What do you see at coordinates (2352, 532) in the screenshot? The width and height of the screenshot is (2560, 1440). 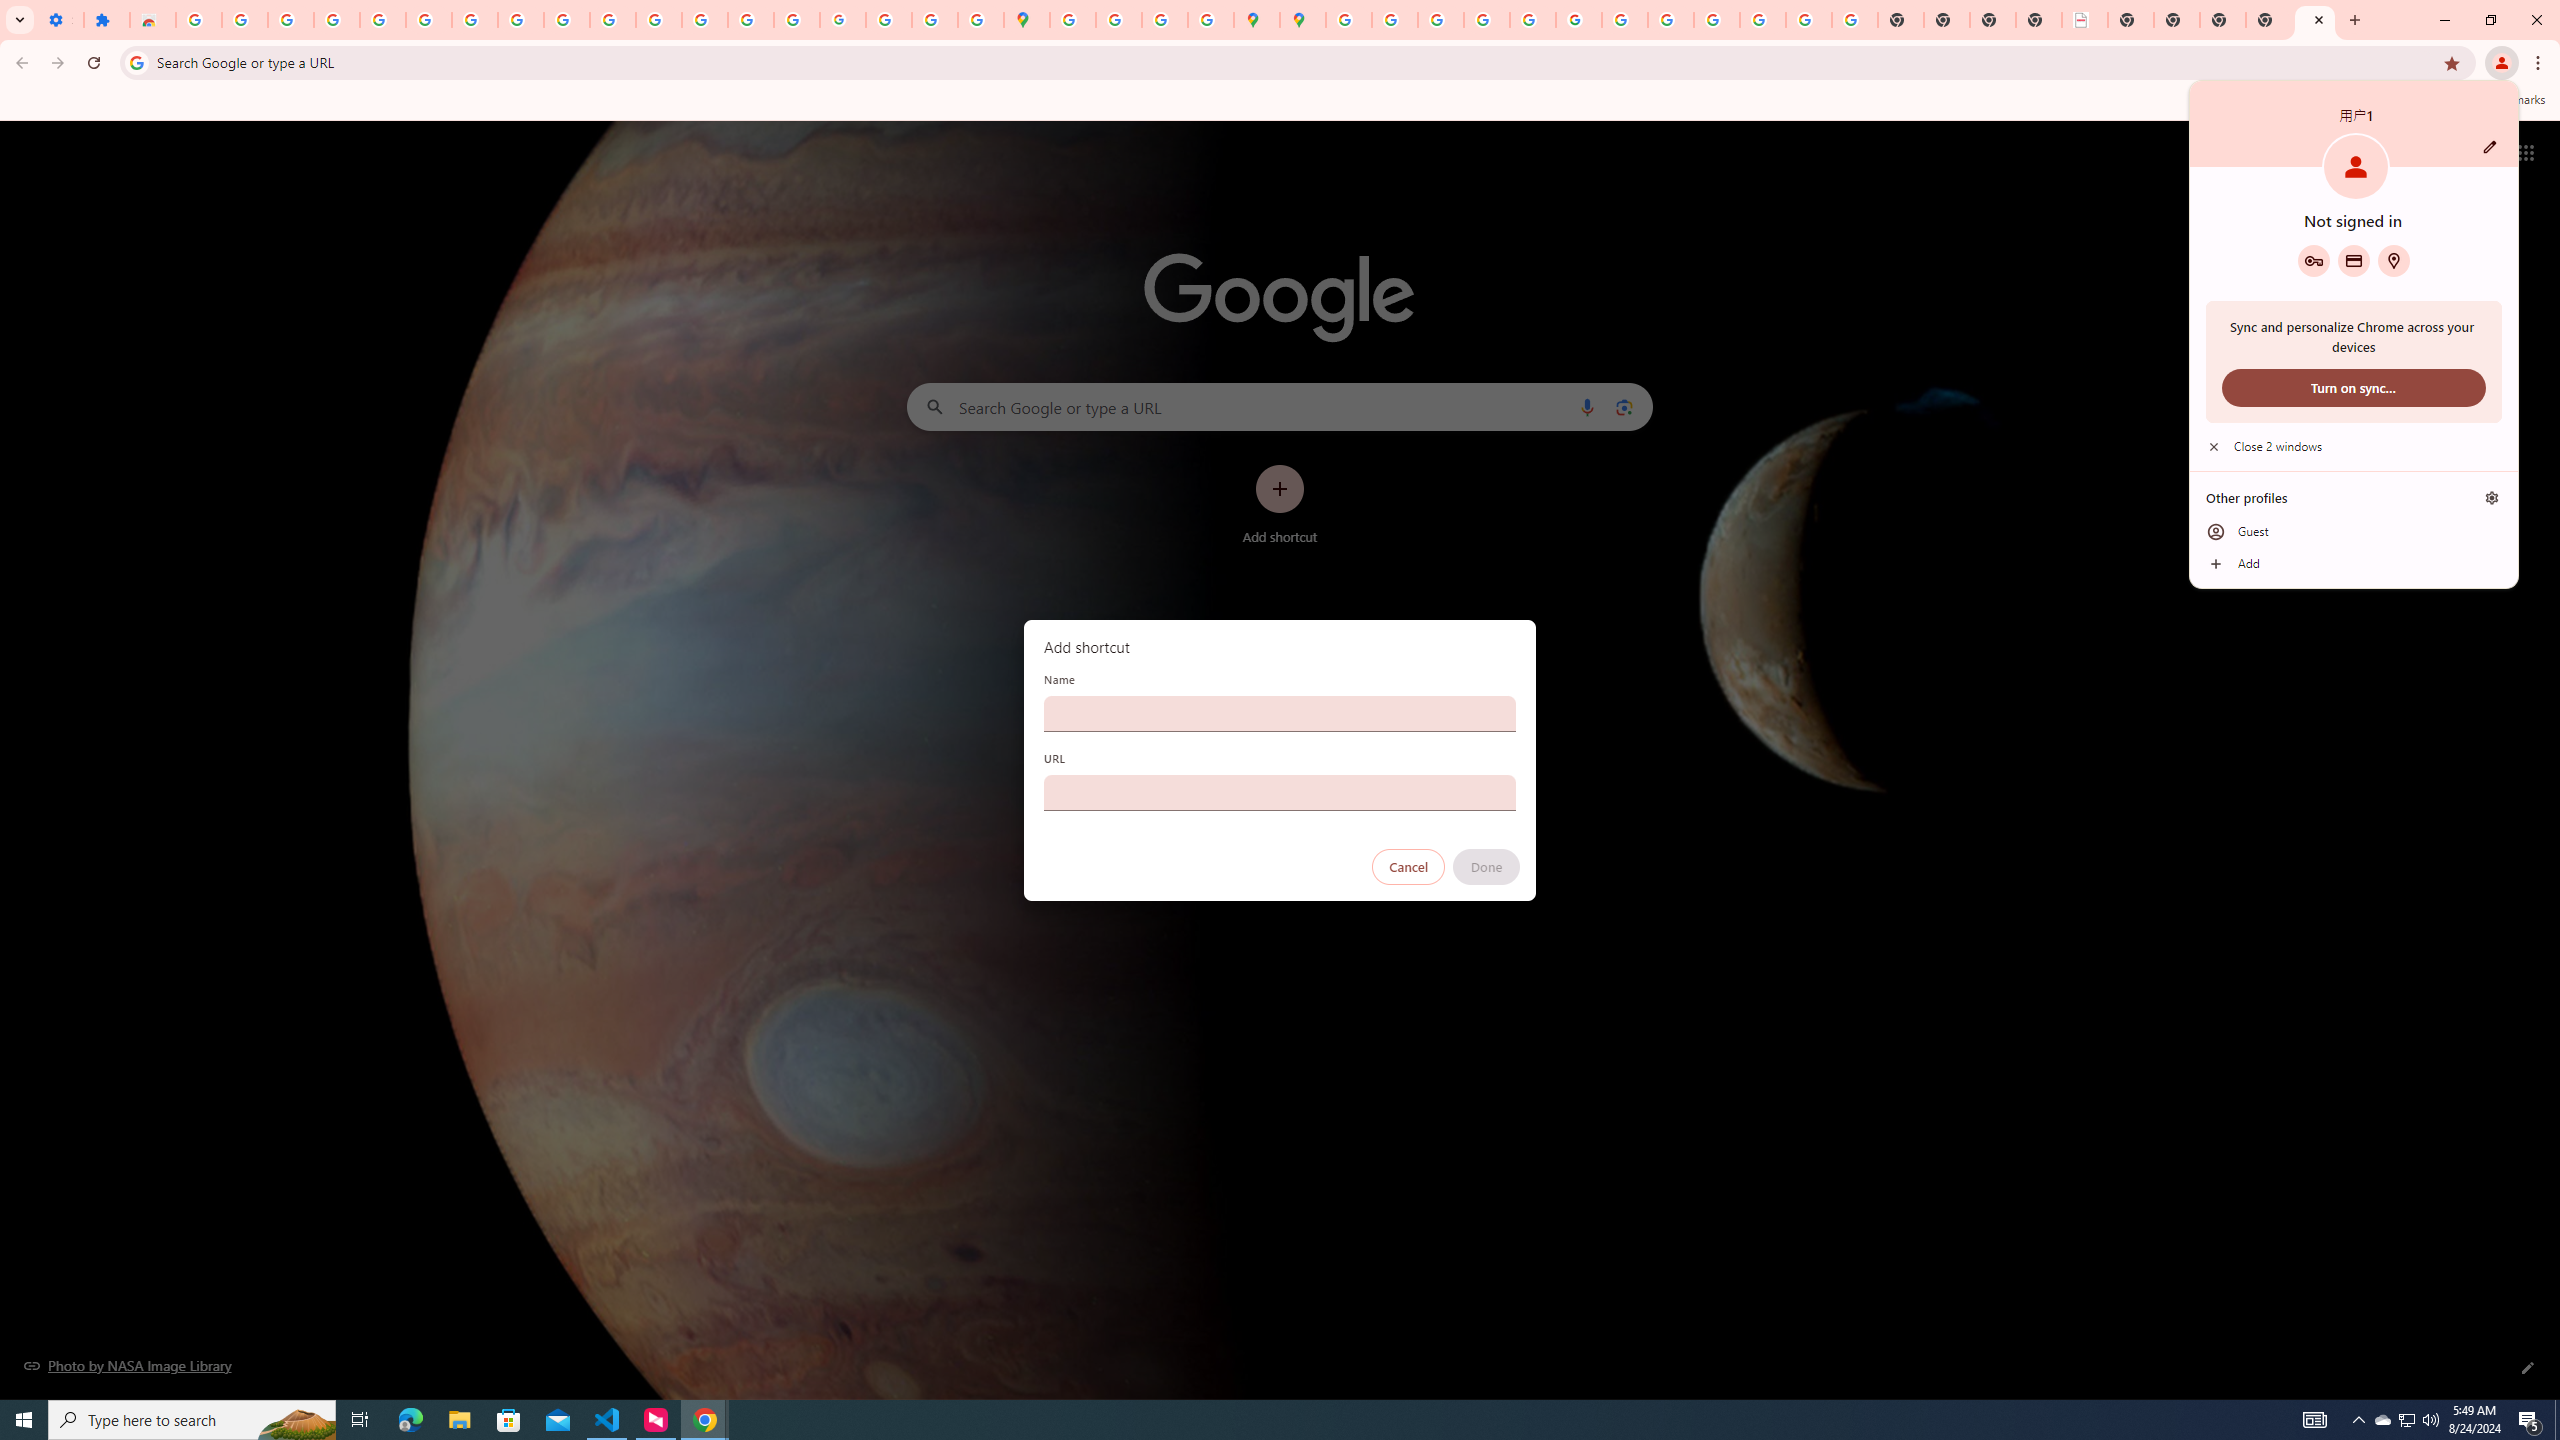 I see `'Guest'` at bounding box center [2352, 532].